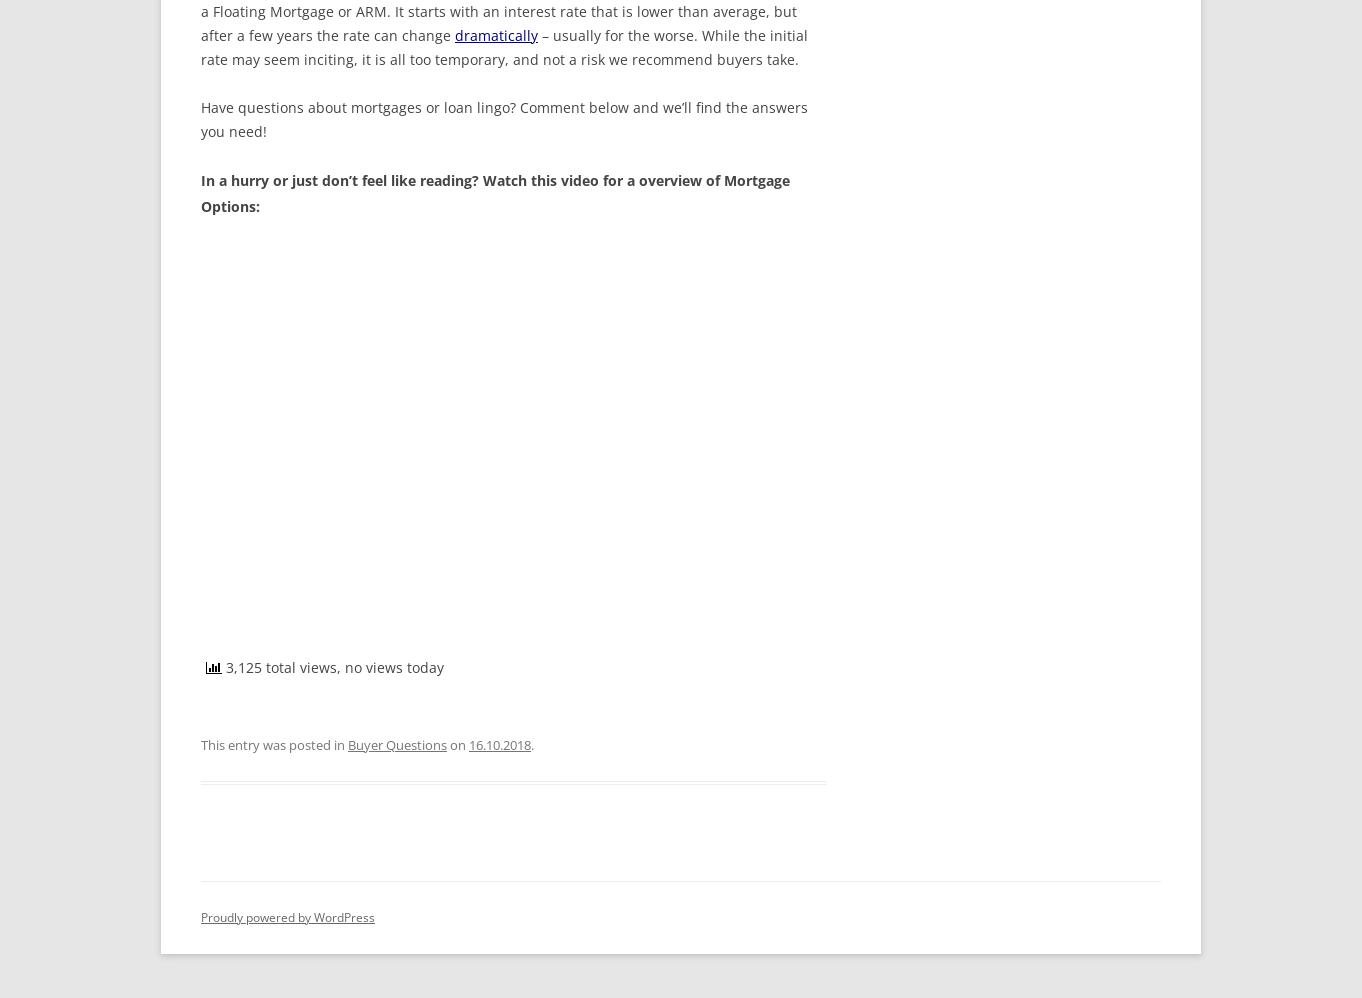  Describe the element at coordinates (503, 46) in the screenshot. I see `'– usually for the worse. While the initial rate may seem inciting, it is all too temporary, and not a risk we recommend buyers take.'` at that location.